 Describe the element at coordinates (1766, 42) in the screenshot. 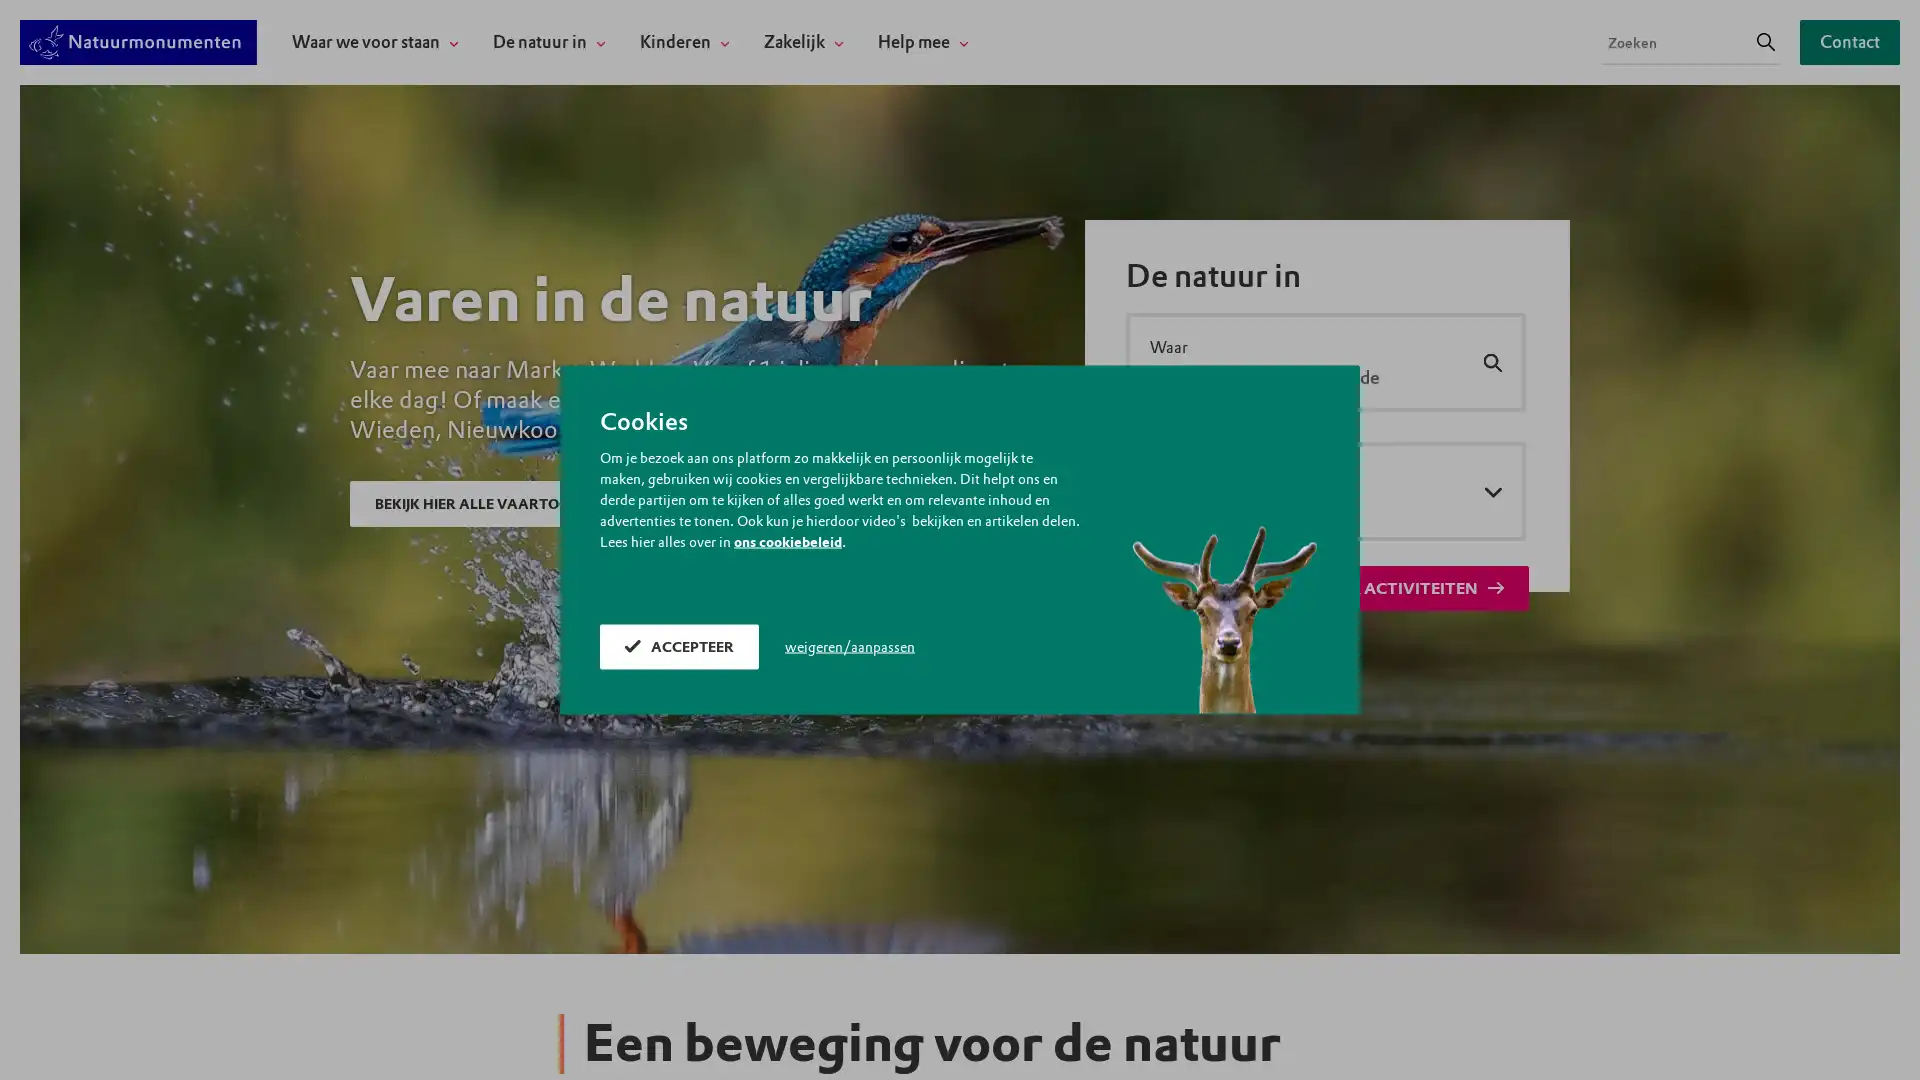

I see `Zoeken` at that location.